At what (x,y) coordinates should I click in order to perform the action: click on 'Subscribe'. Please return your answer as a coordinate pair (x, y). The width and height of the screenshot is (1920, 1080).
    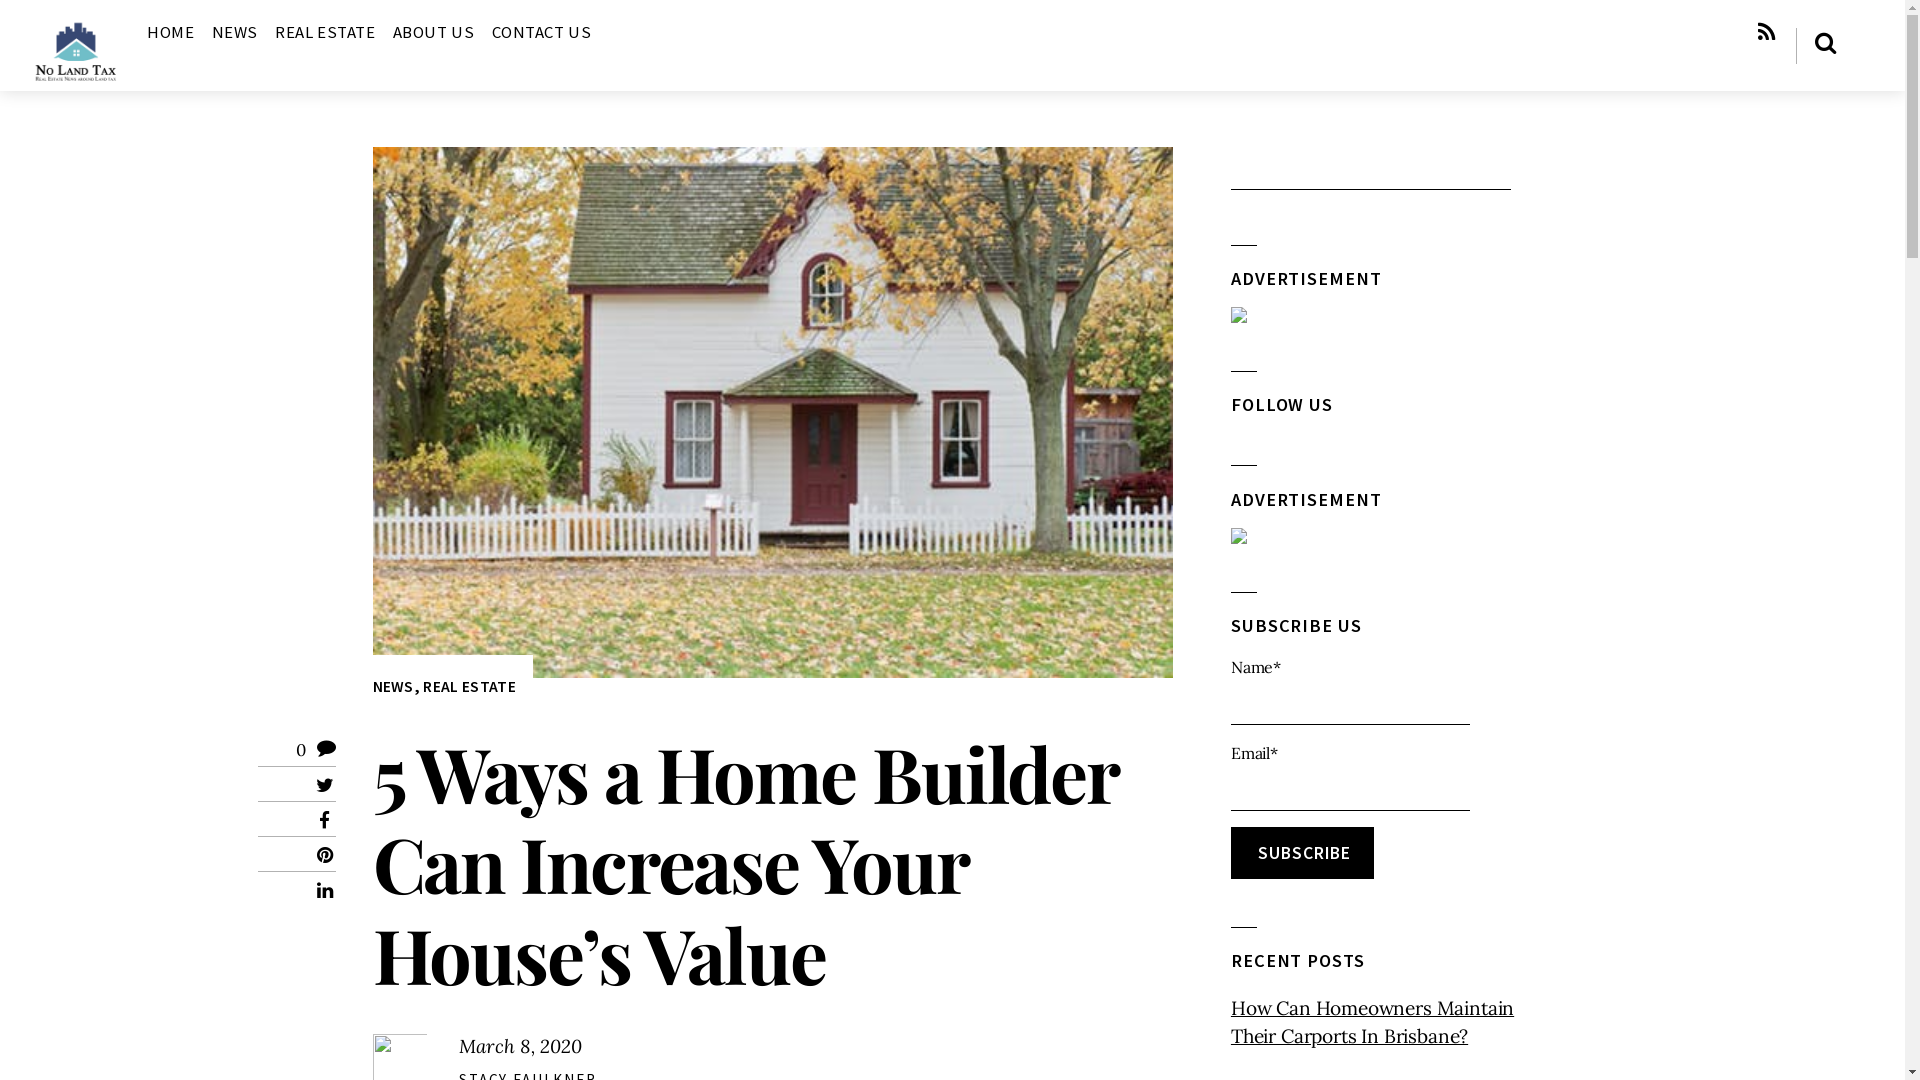
    Looking at the image, I should click on (1229, 852).